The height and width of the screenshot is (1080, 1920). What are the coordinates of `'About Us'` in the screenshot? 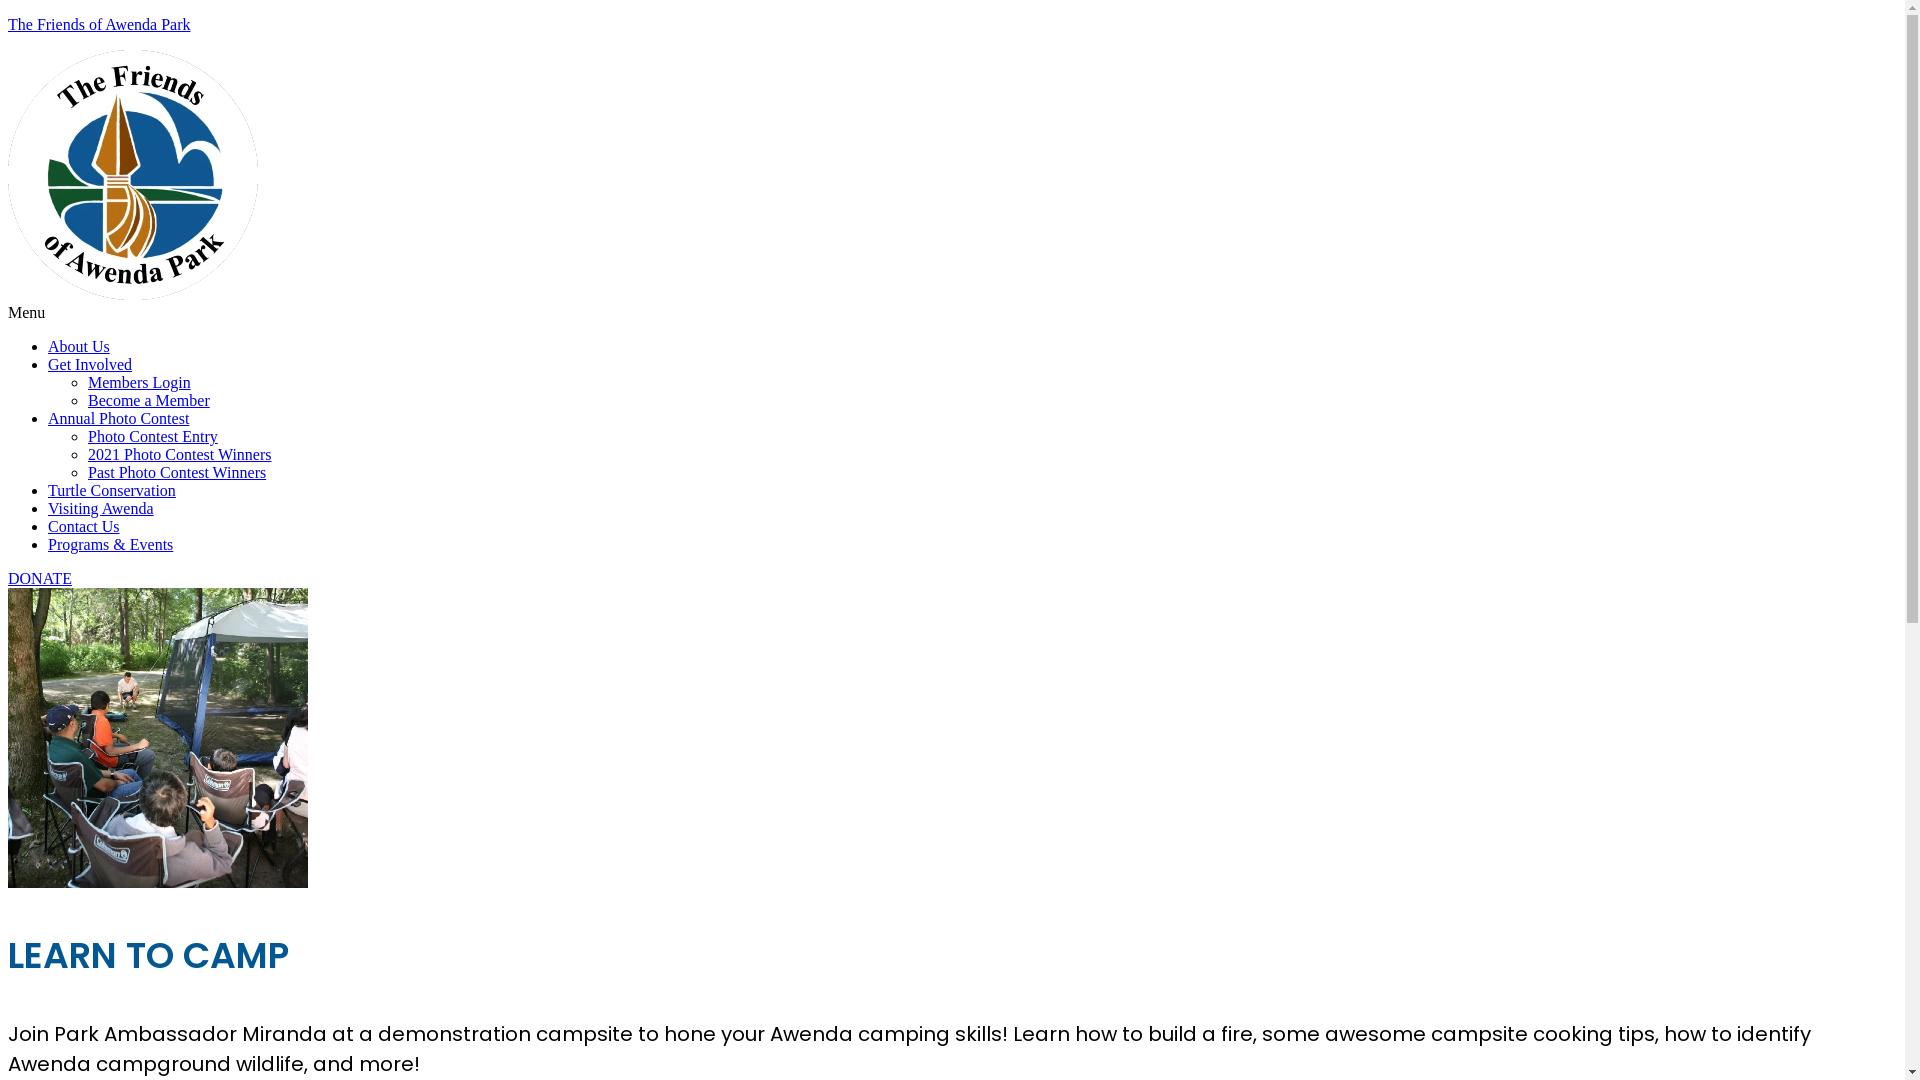 It's located at (48, 345).